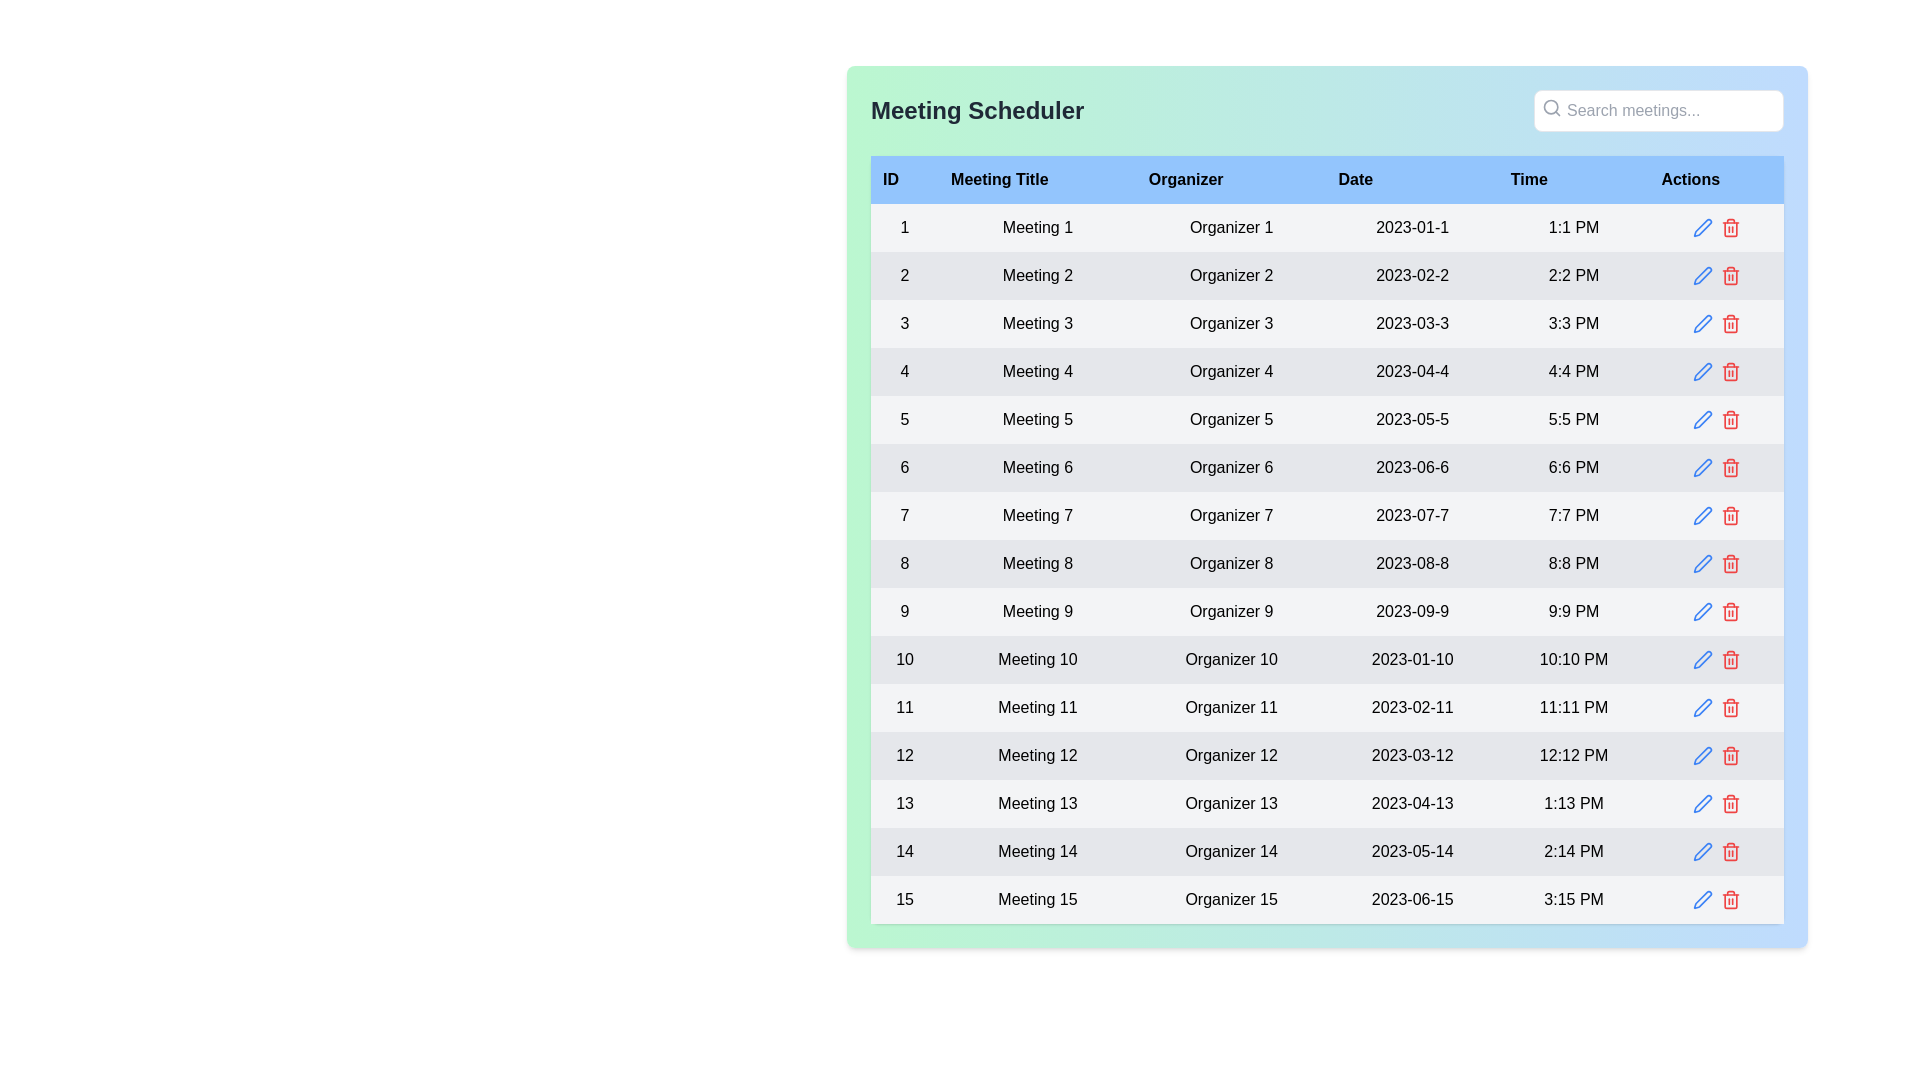 This screenshot has width=1920, height=1080. Describe the element at coordinates (904, 276) in the screenshot. I see `the table cell displaying the digit '2' in black text, located under the 'ID' column in the 'Meeting 2' row` at that location.